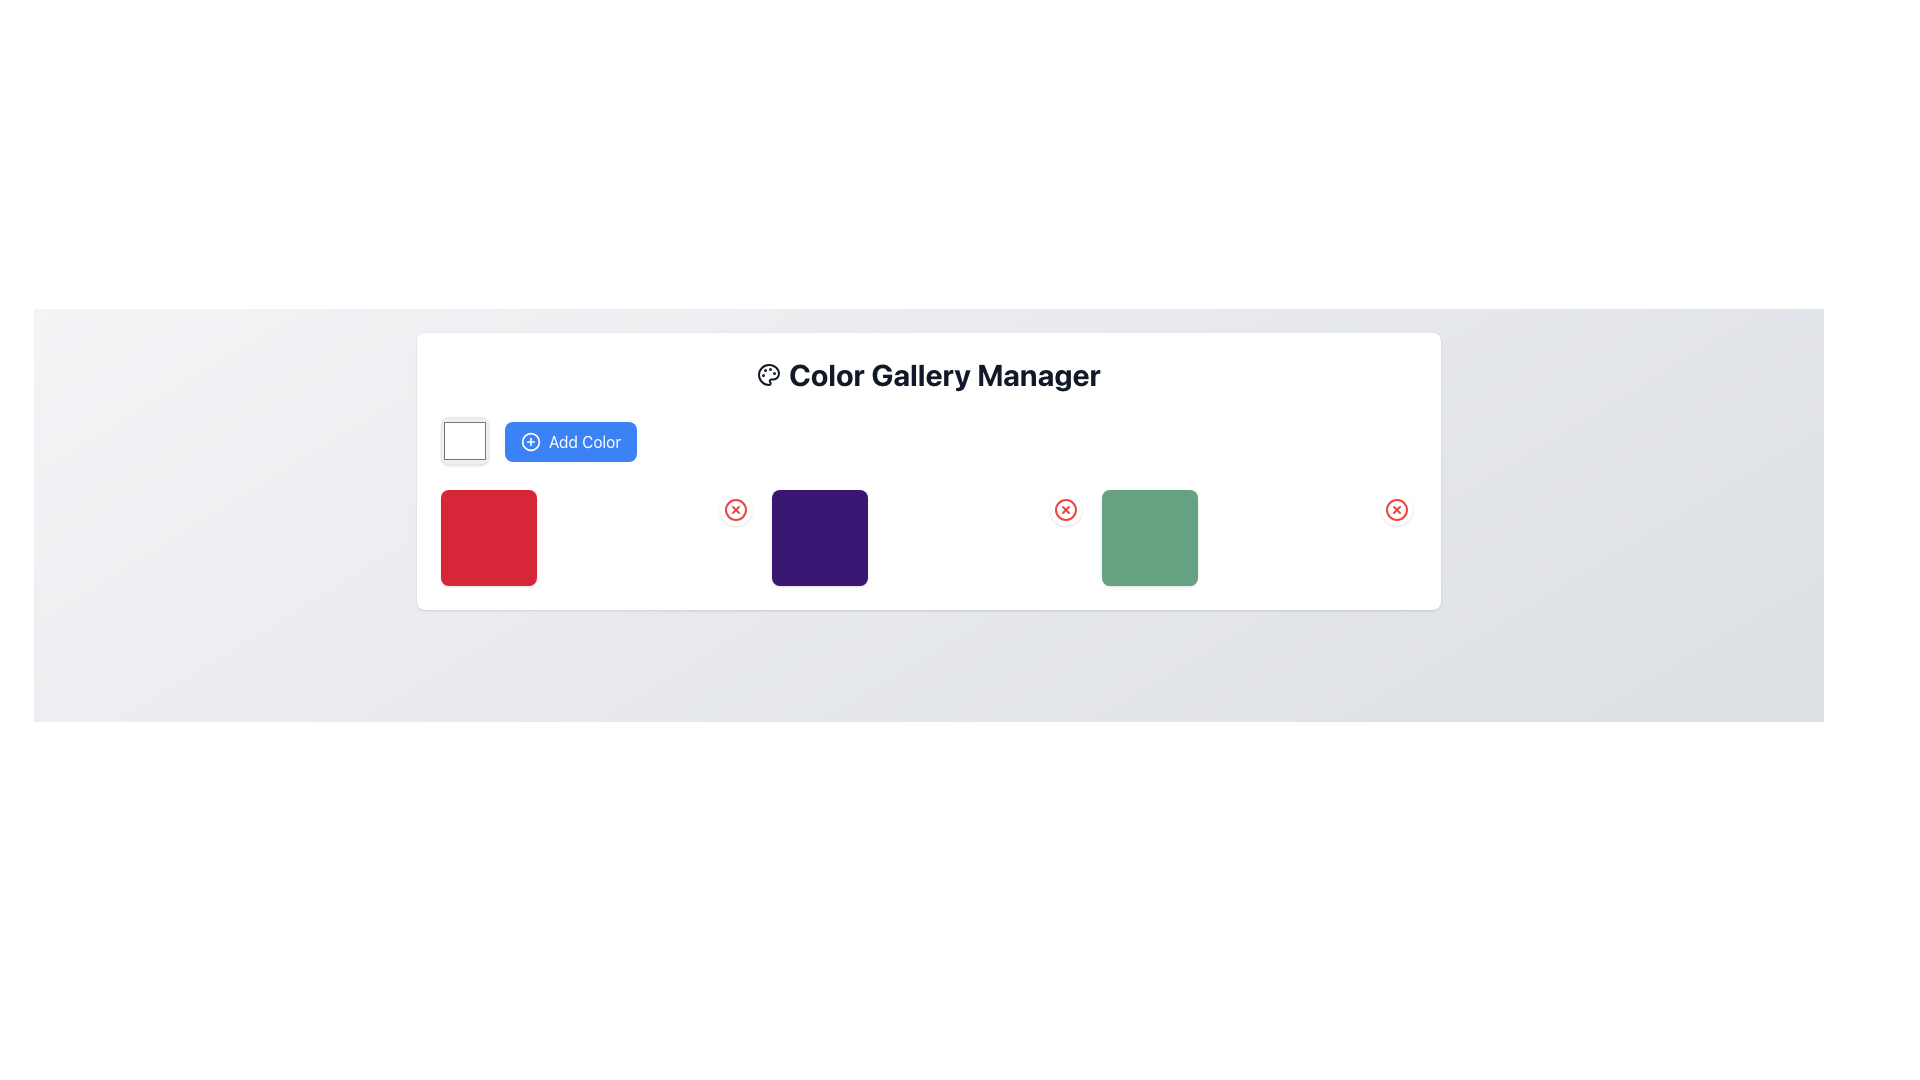  I want to click on the interactive button in the top-right corner of the green box, so click(1395, 508).